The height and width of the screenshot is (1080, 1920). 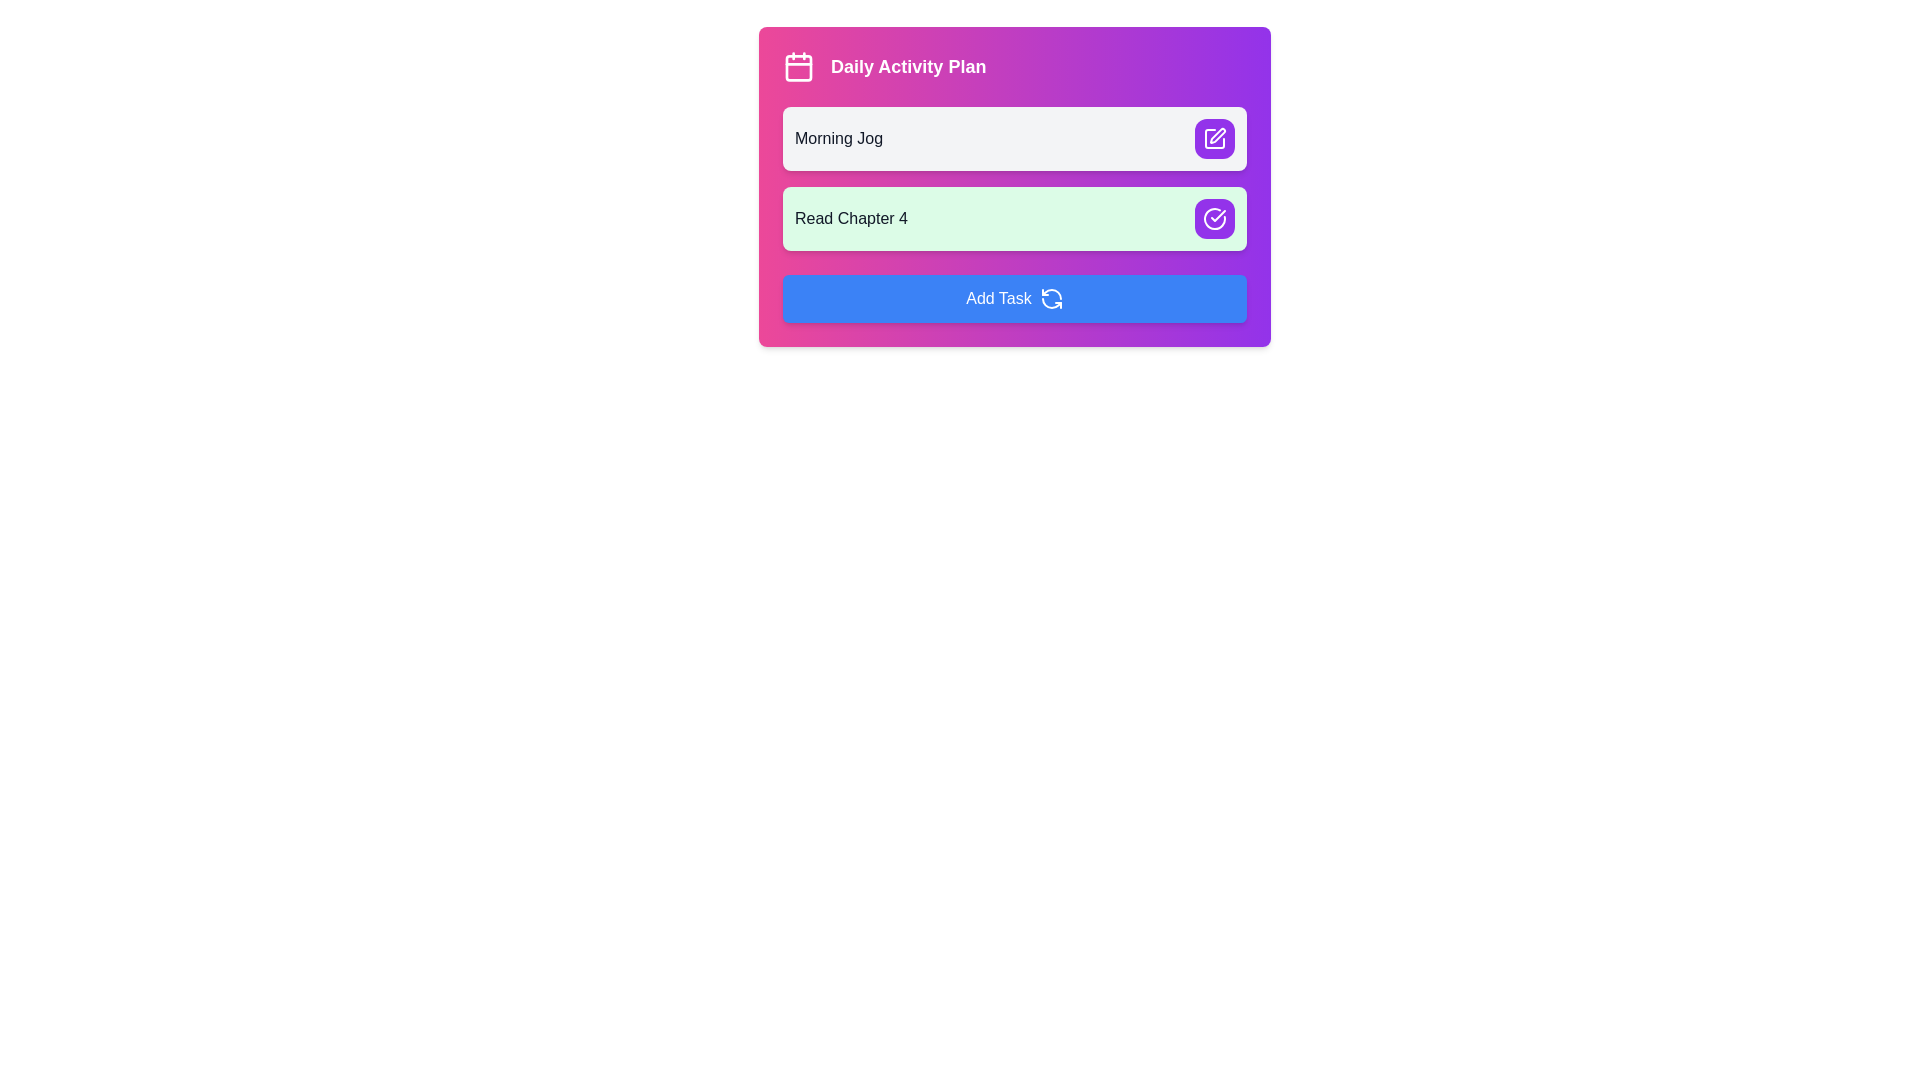 What do you see at coordinates (1050, 299) in the screenshot?
I see `the circular refresh icon located within the blue 'Add Task' button` at bounding box center [1050, 299].